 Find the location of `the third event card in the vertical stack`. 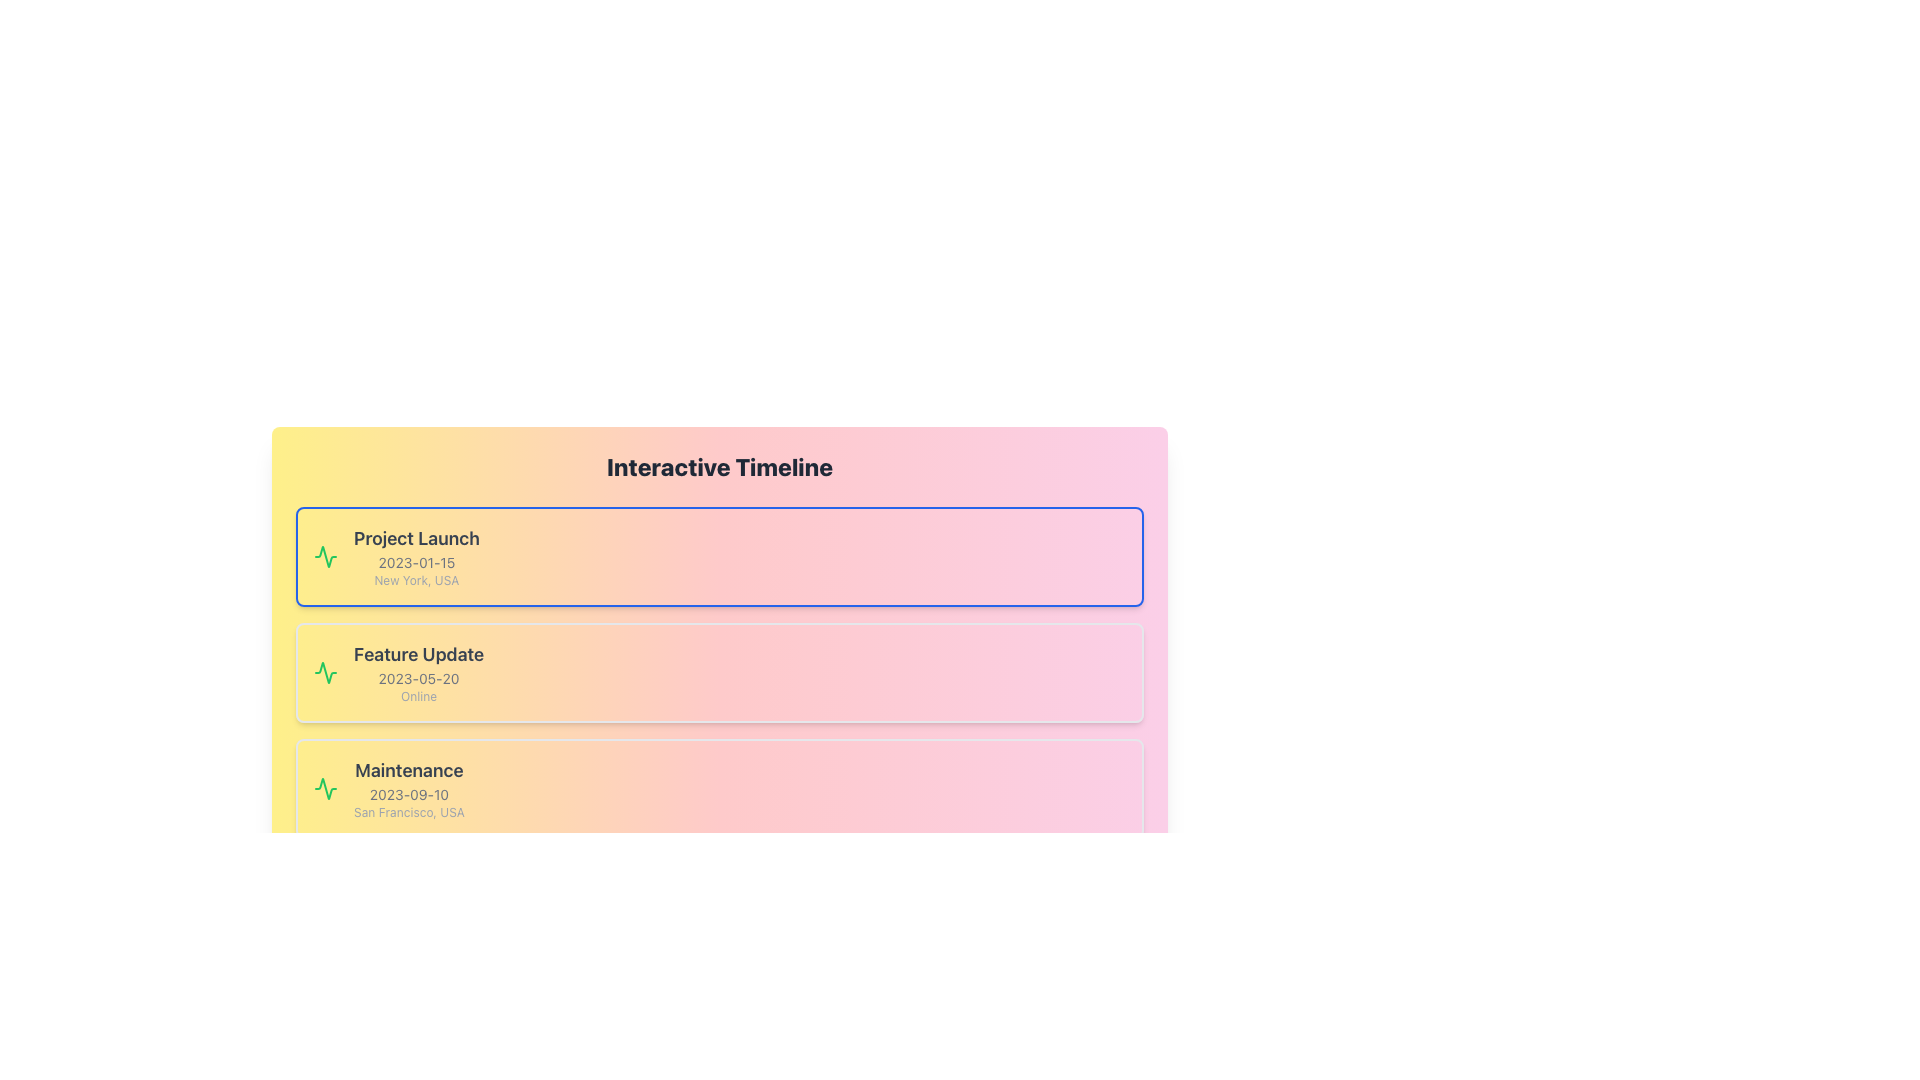

the third event card in the vertical stack is located at coordinates (720, 788).